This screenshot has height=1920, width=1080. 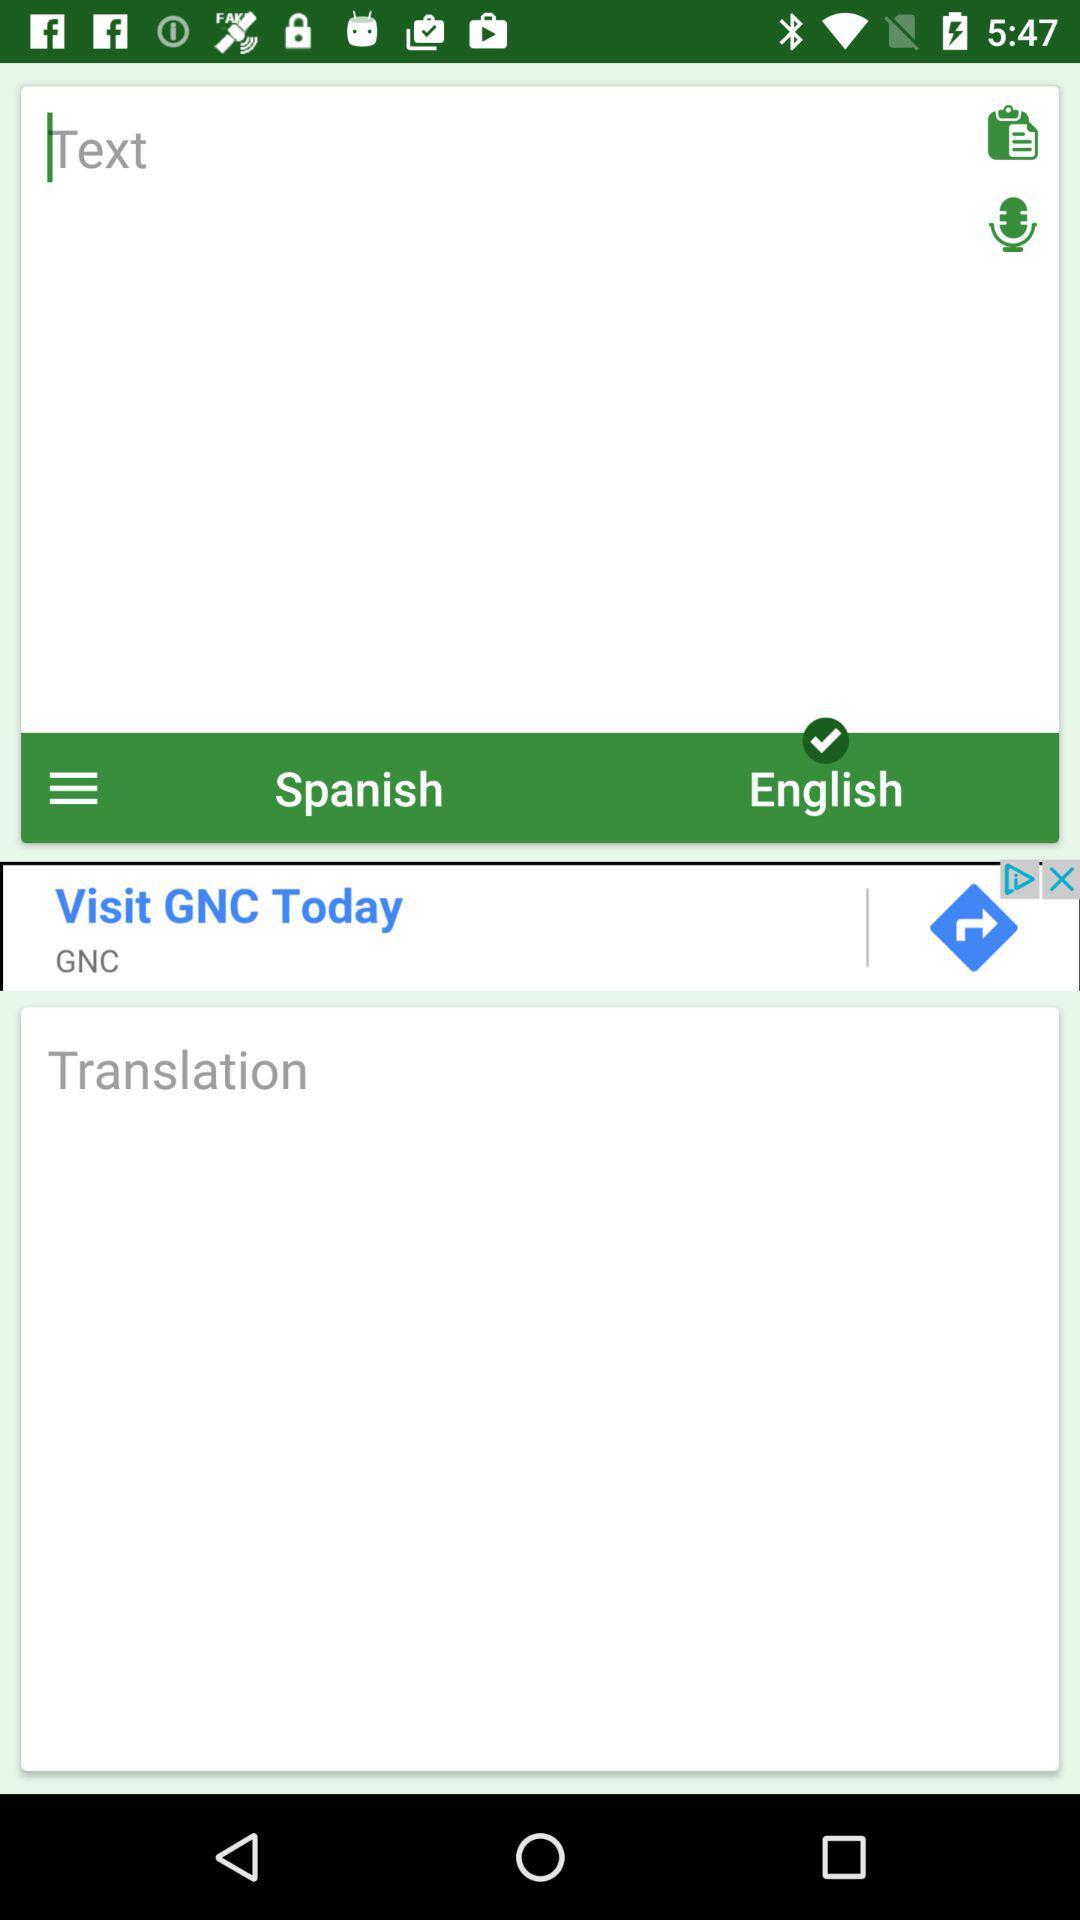 What do you see at coordinates (1012, 224) in the screenshot?
I see `mic on` at bounding box center [1012, 224].